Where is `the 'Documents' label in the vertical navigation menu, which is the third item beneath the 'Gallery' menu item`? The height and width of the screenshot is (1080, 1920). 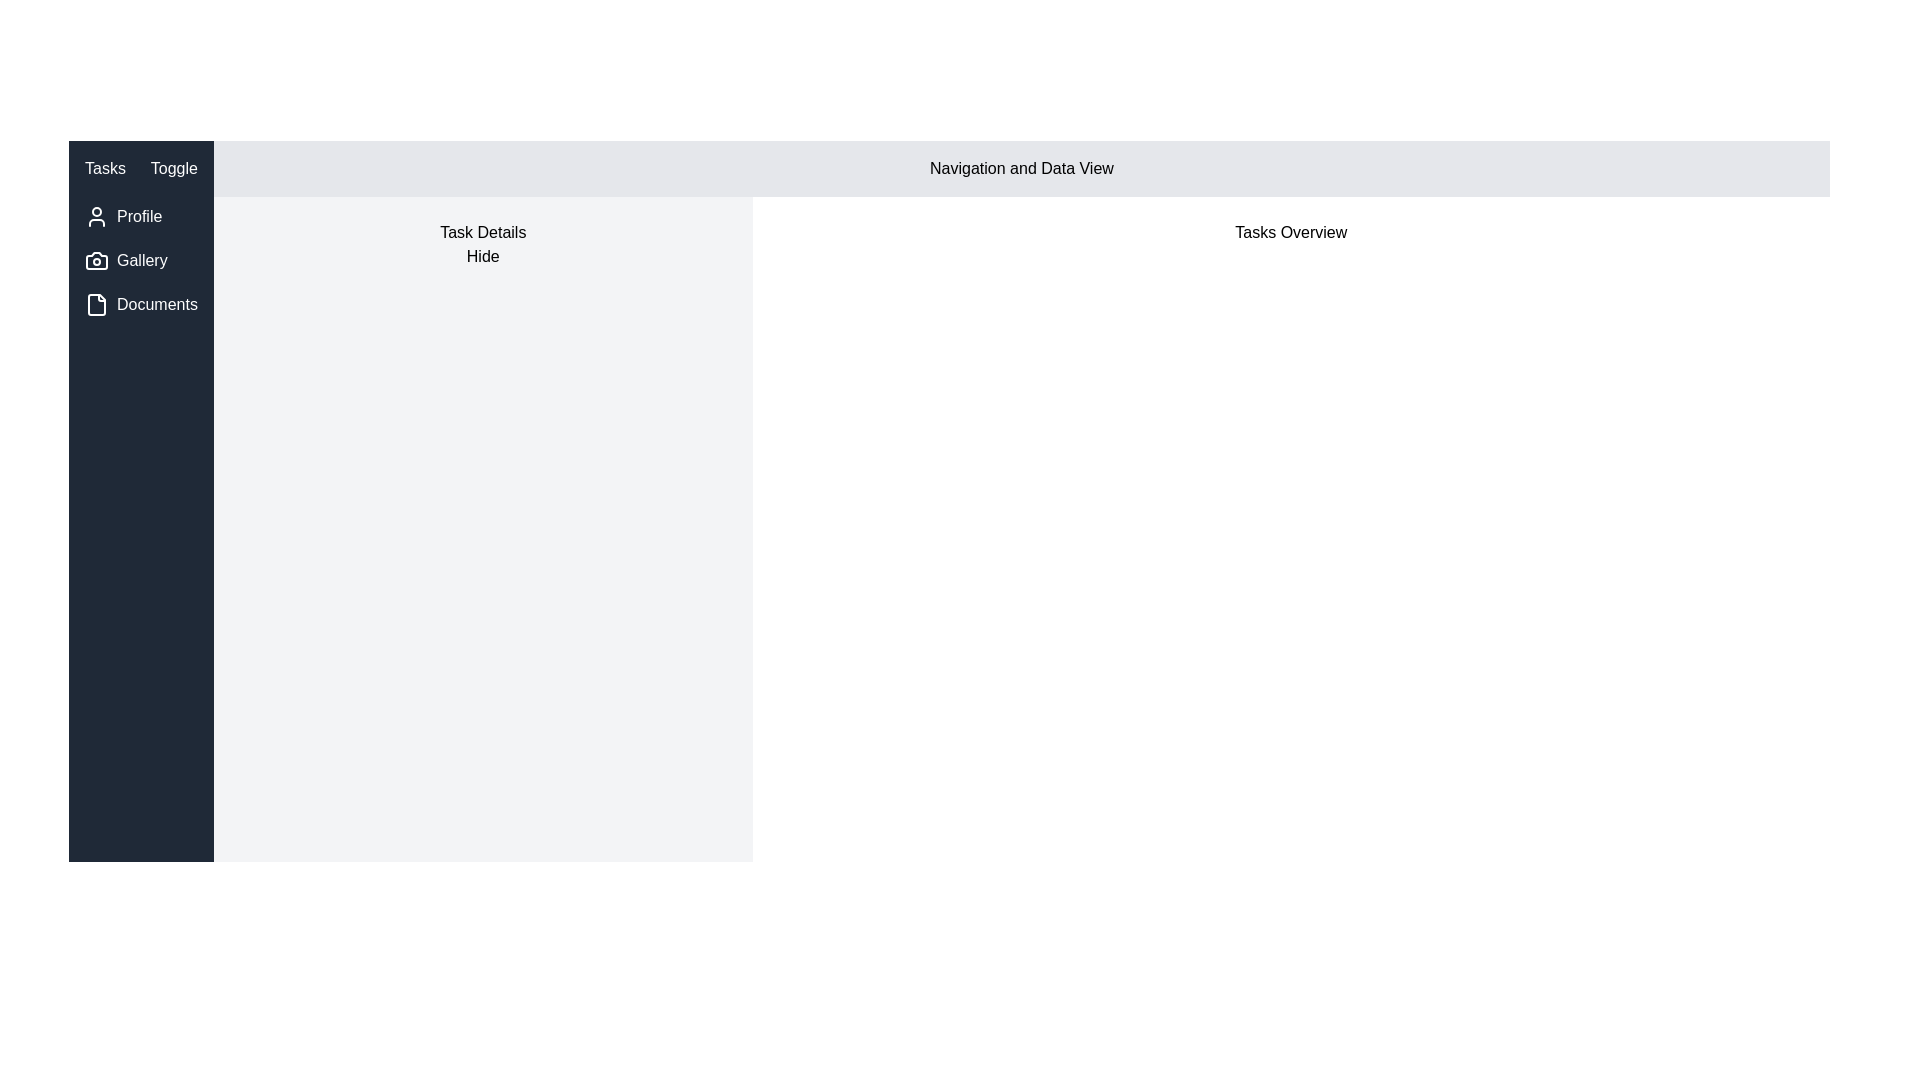
the 'Documents' label in the vertical navigation menu, which is the third item beneath the 'Gallery' menu item is located at coordinates (156, 304).